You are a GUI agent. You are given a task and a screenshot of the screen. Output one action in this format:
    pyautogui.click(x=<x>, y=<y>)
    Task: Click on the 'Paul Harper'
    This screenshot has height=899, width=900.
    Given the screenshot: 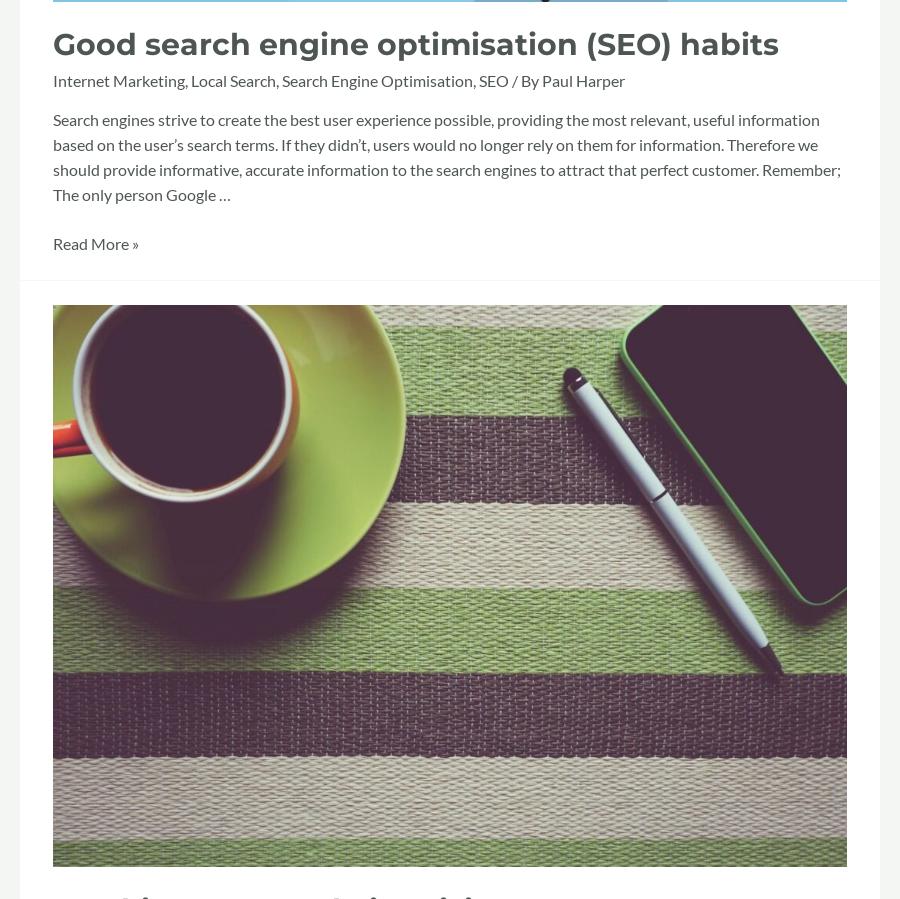 What is the action you would take?
    pyautogui.click(x=583, y=79)
    